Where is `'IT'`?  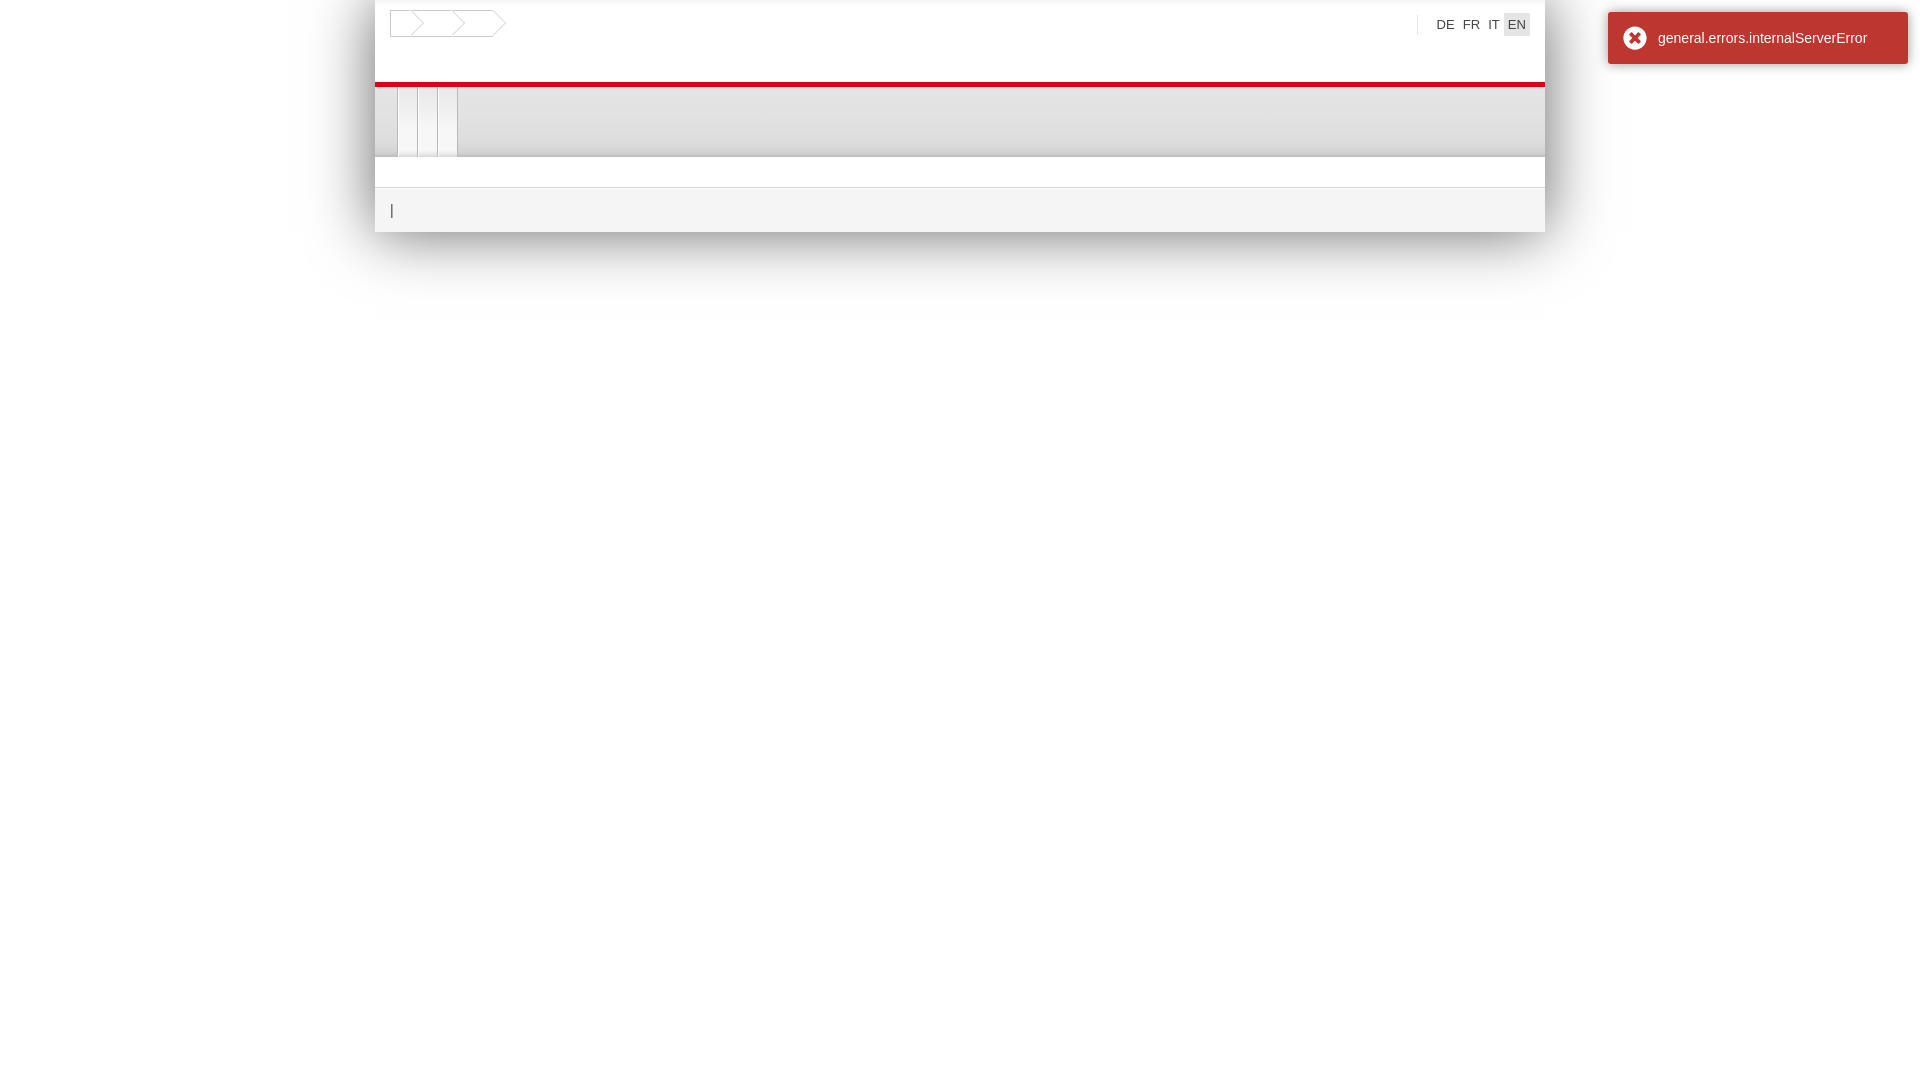
'IT' is located at coordinates (1493, 24).